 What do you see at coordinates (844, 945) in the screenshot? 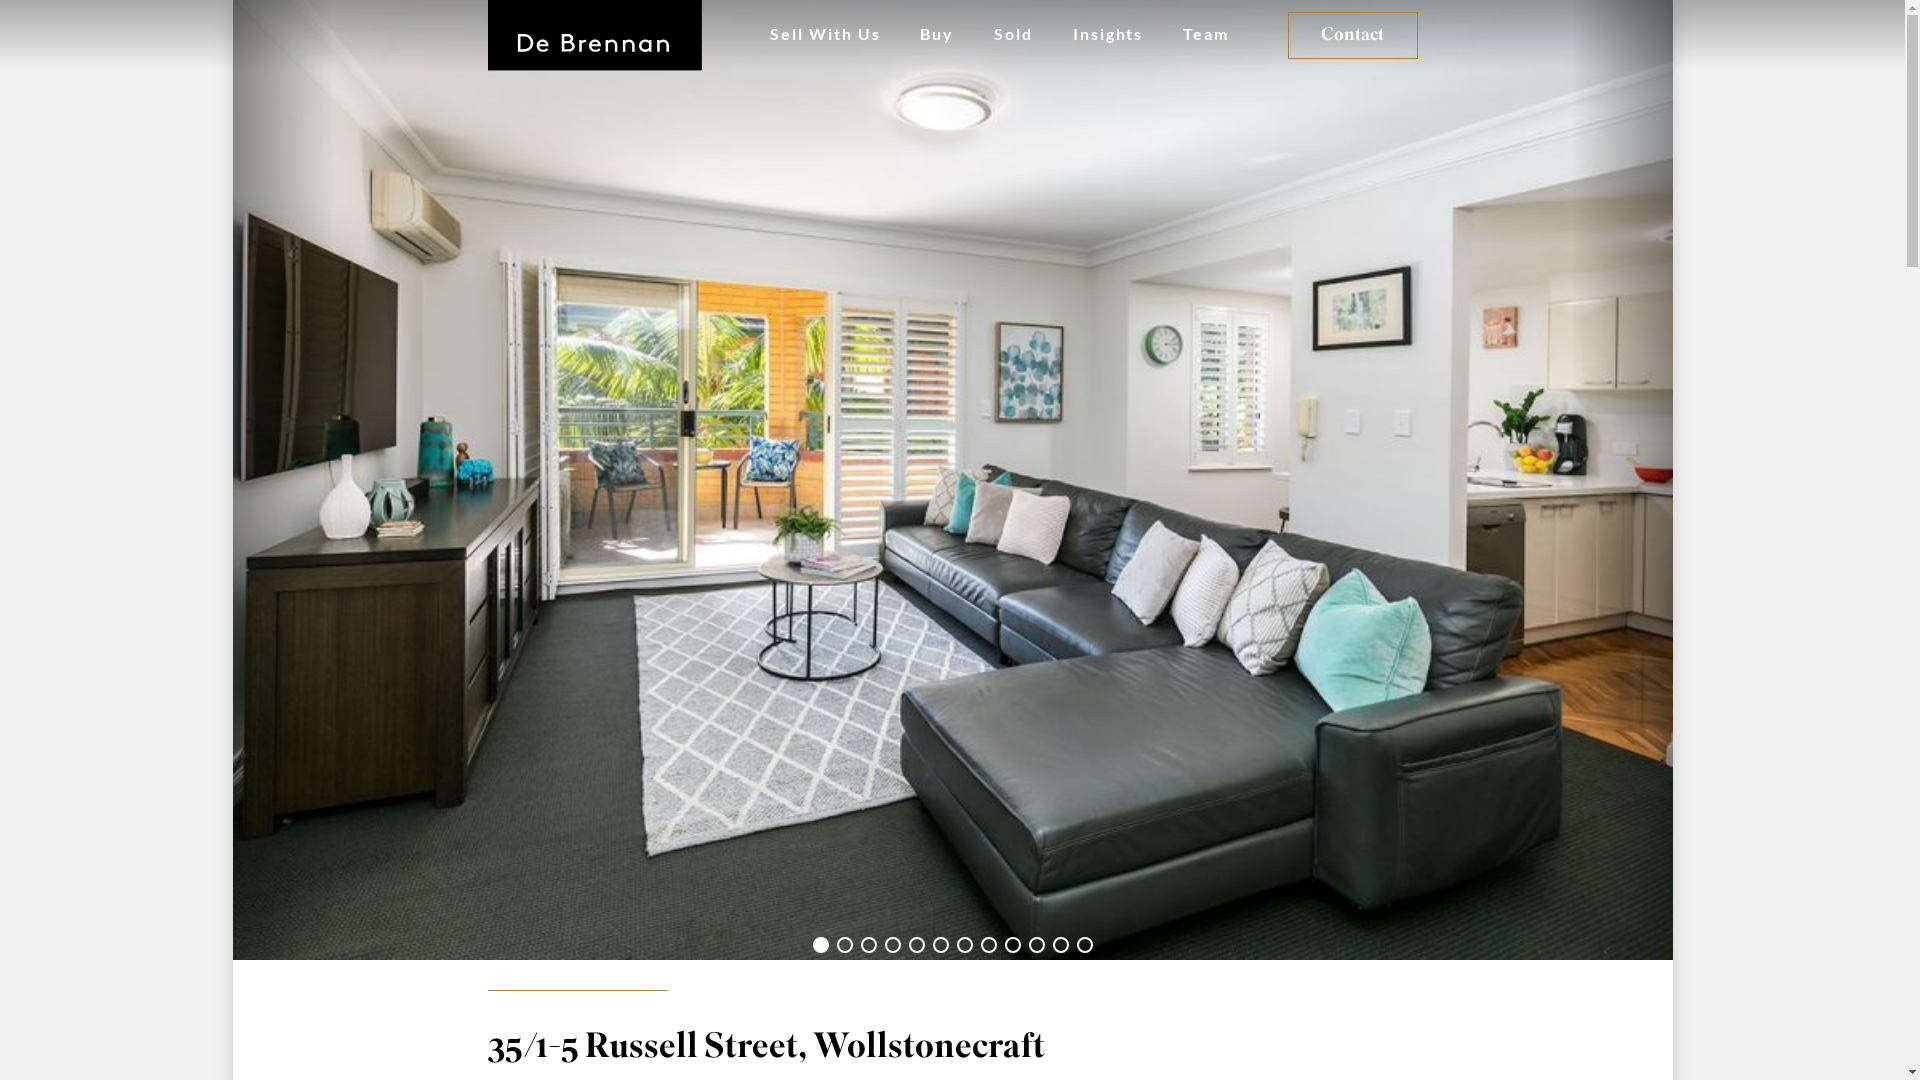
I see `'2'` at bounding box center [844, 945].